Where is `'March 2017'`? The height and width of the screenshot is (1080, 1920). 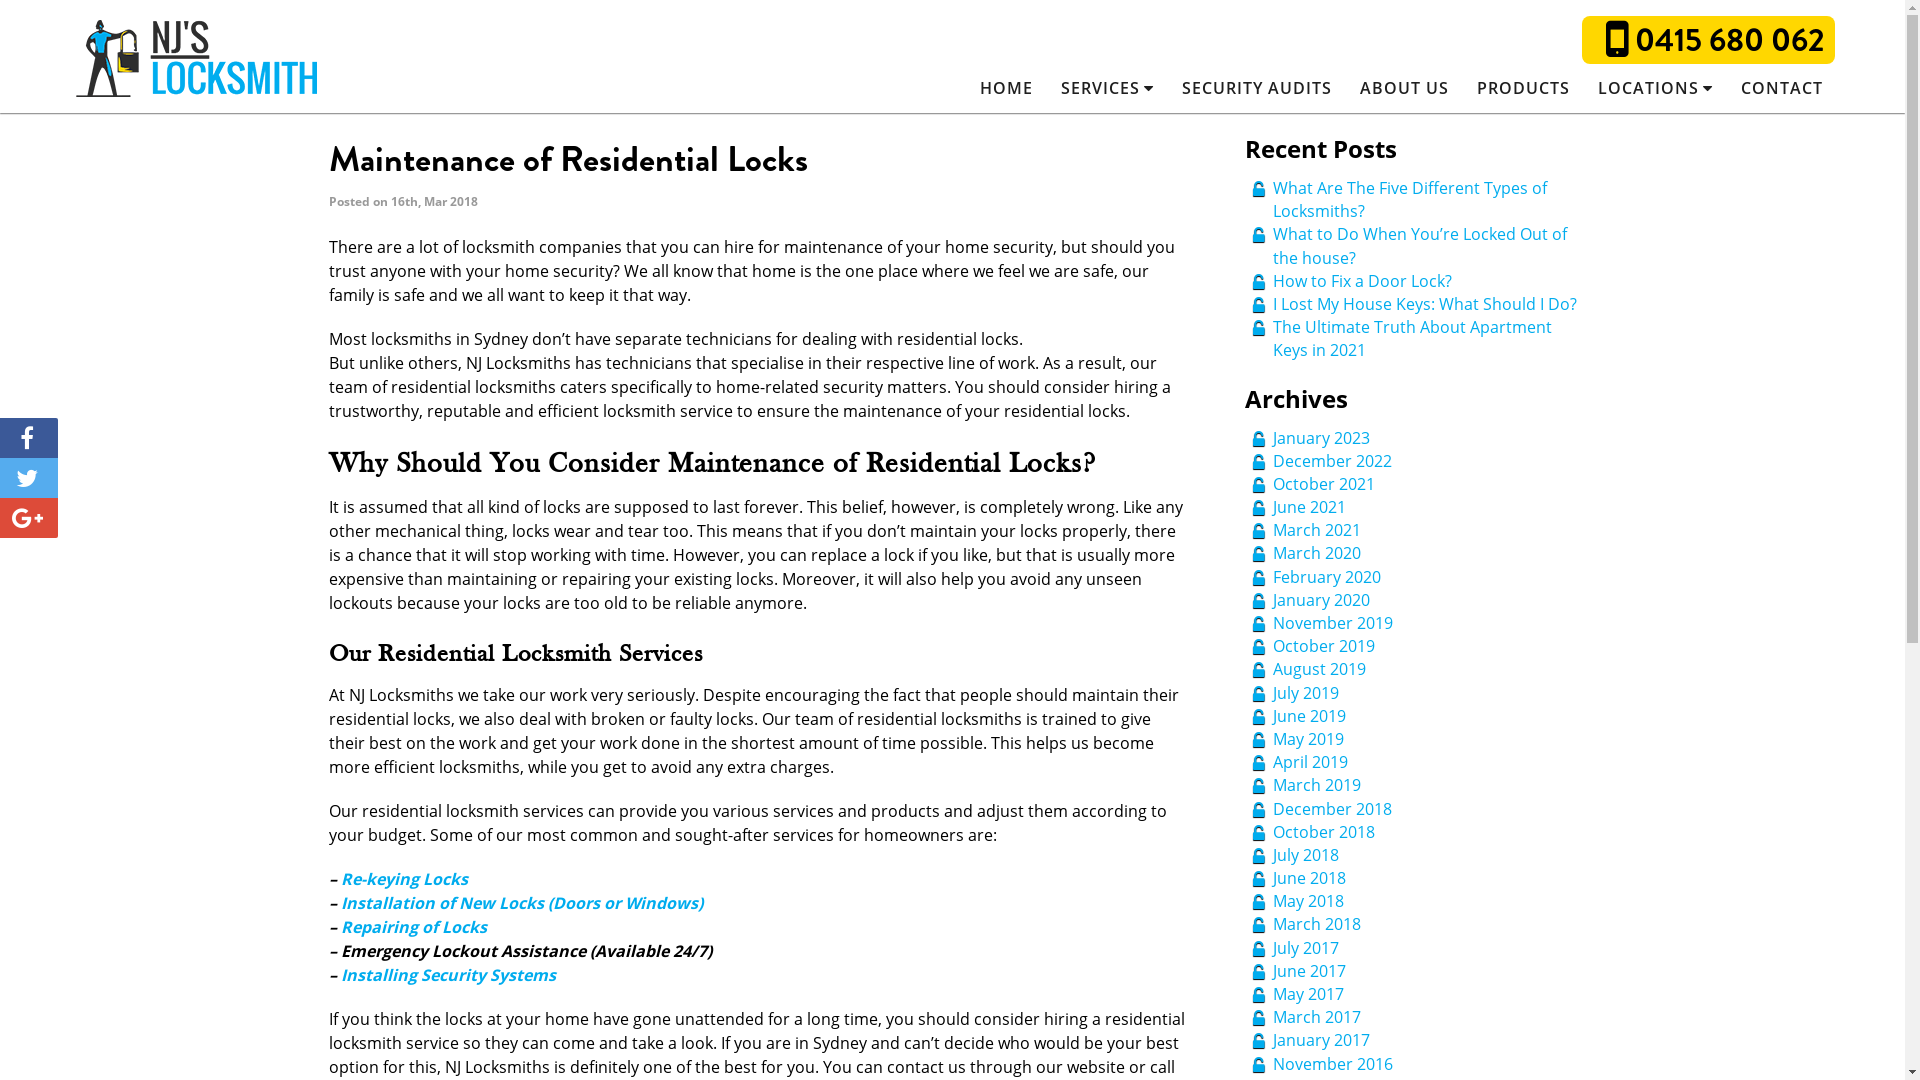
'March 2017' is located at coordinates (1271, 1017).